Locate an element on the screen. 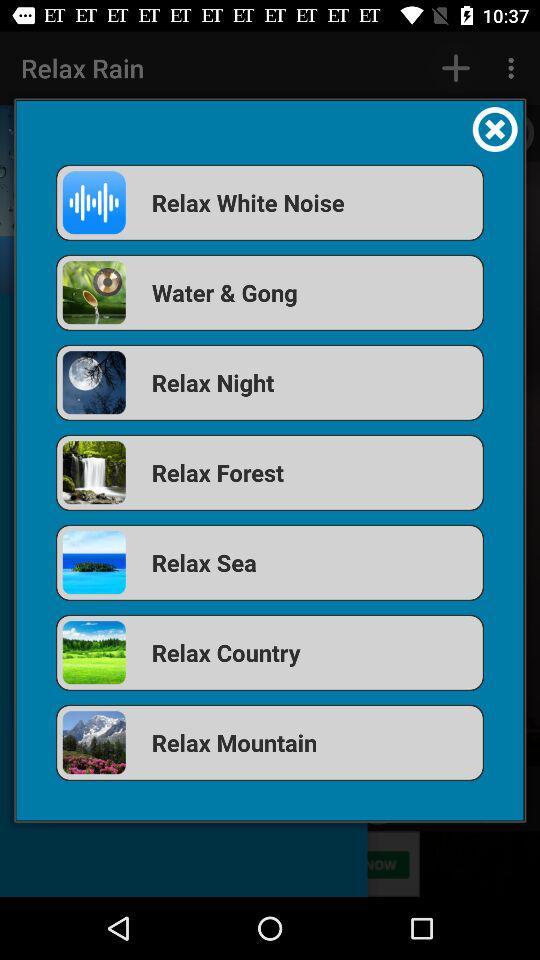  icon below the relax country icon is located at coordinates (270, 741).